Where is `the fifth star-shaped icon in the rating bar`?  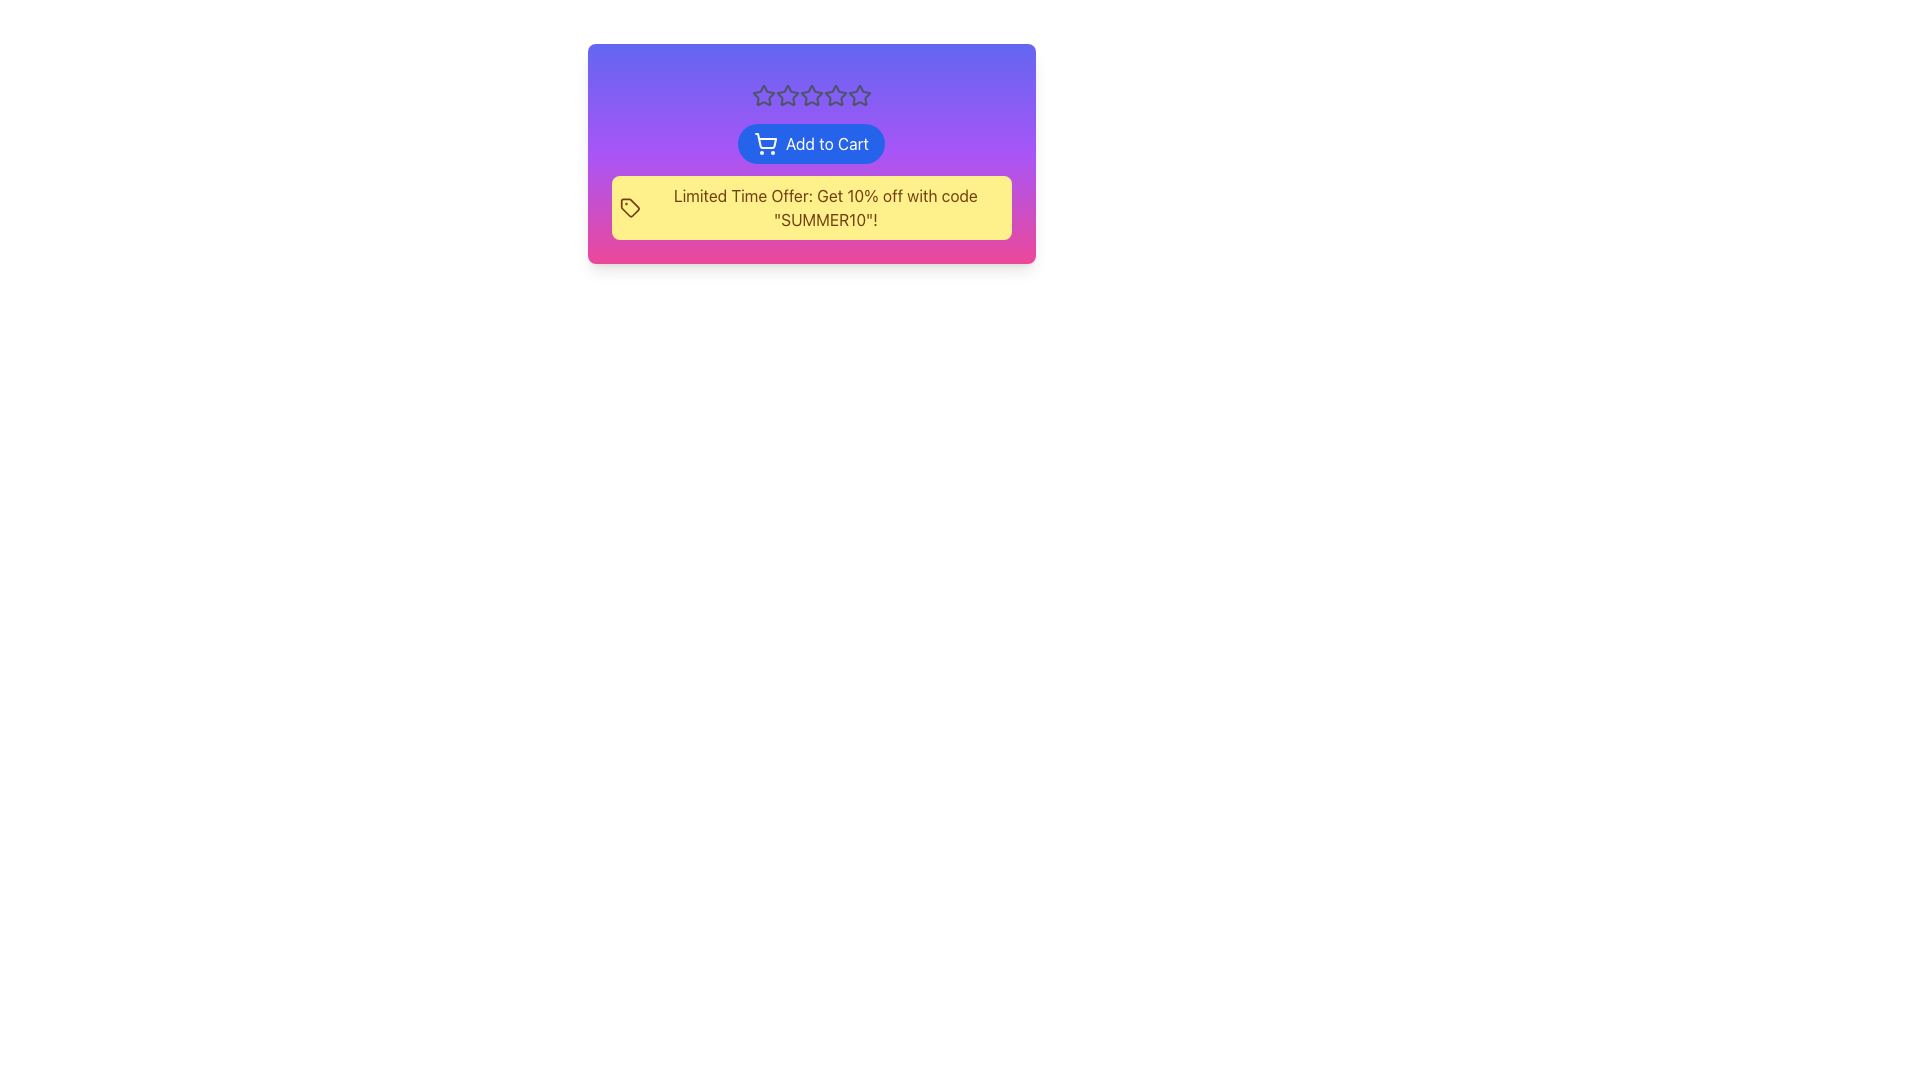
the fifth star-shaped icon in the rating bar is located at coordinates (835, 96).